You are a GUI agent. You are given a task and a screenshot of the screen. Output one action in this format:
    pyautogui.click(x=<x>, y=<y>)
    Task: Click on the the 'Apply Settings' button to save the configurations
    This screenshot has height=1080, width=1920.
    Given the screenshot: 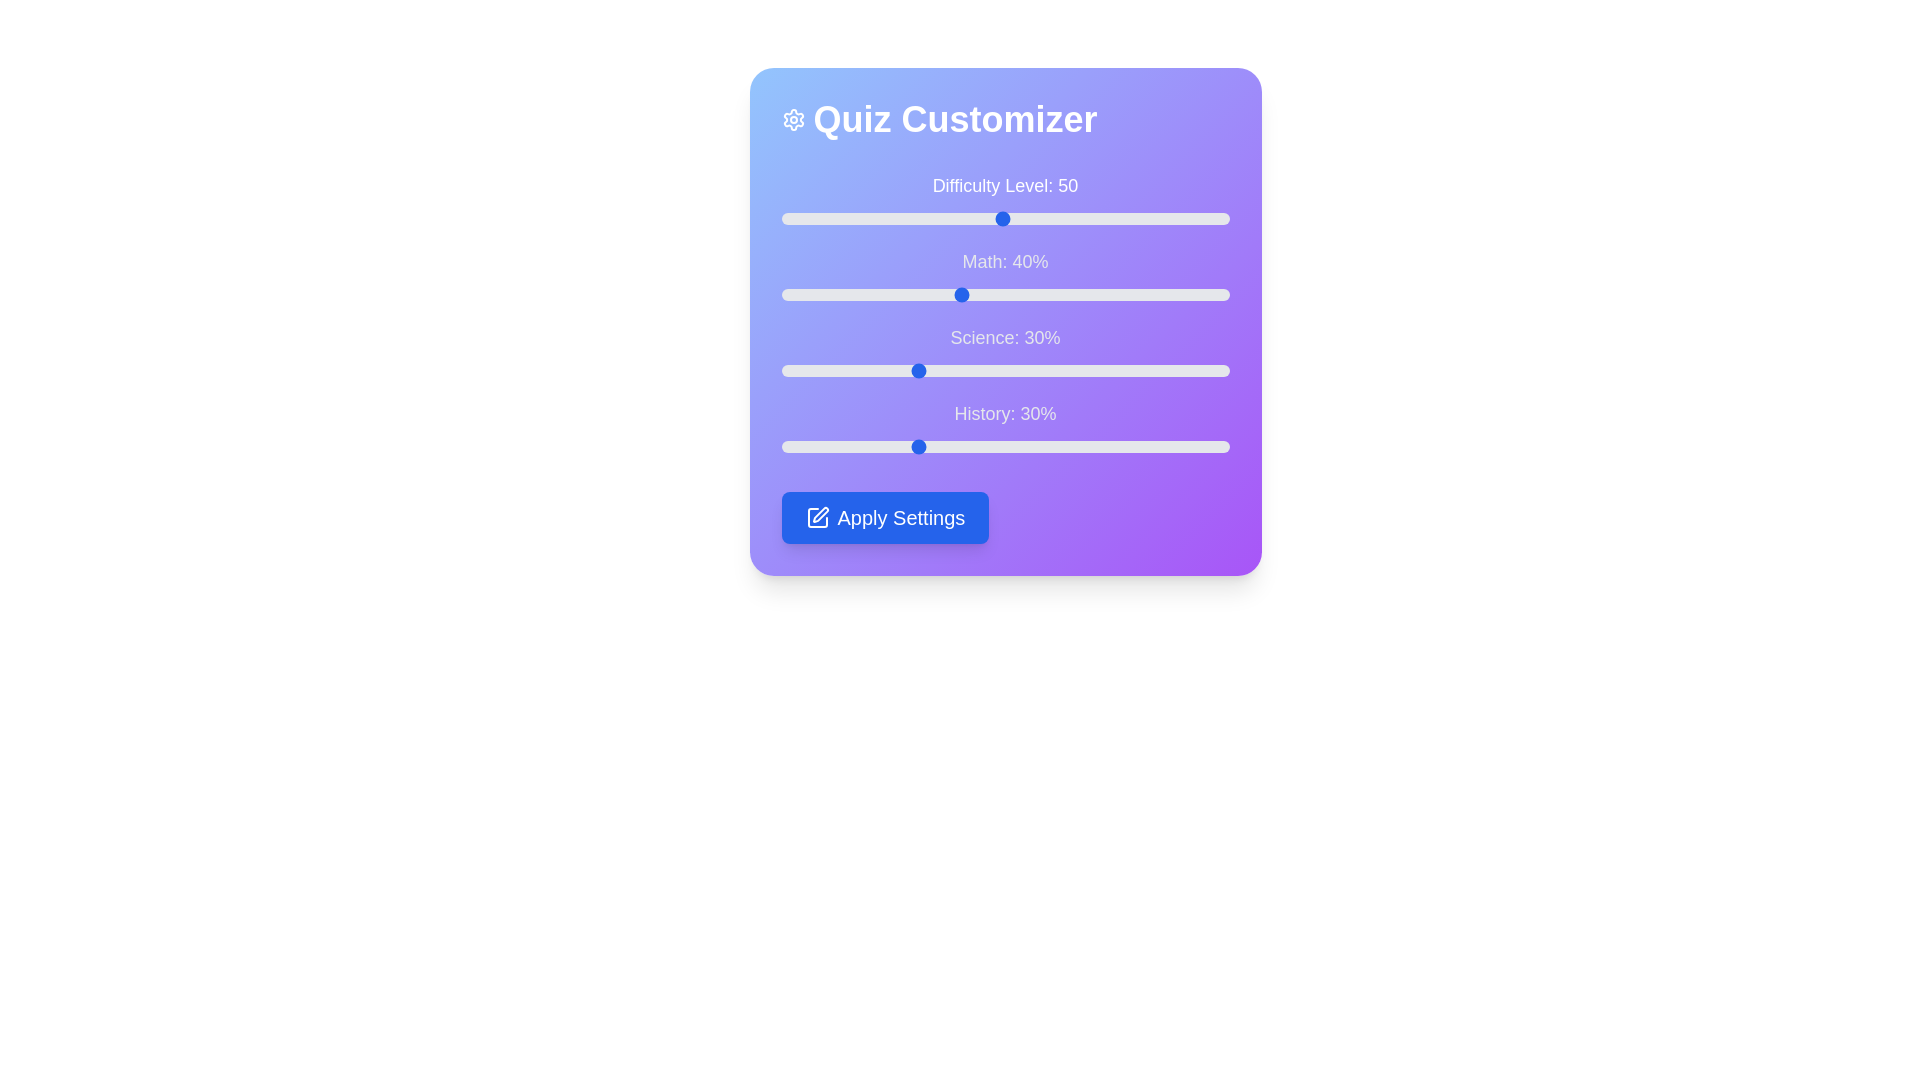 What is the action you would take?
    pyautogui.click(x=884, y=516)
    